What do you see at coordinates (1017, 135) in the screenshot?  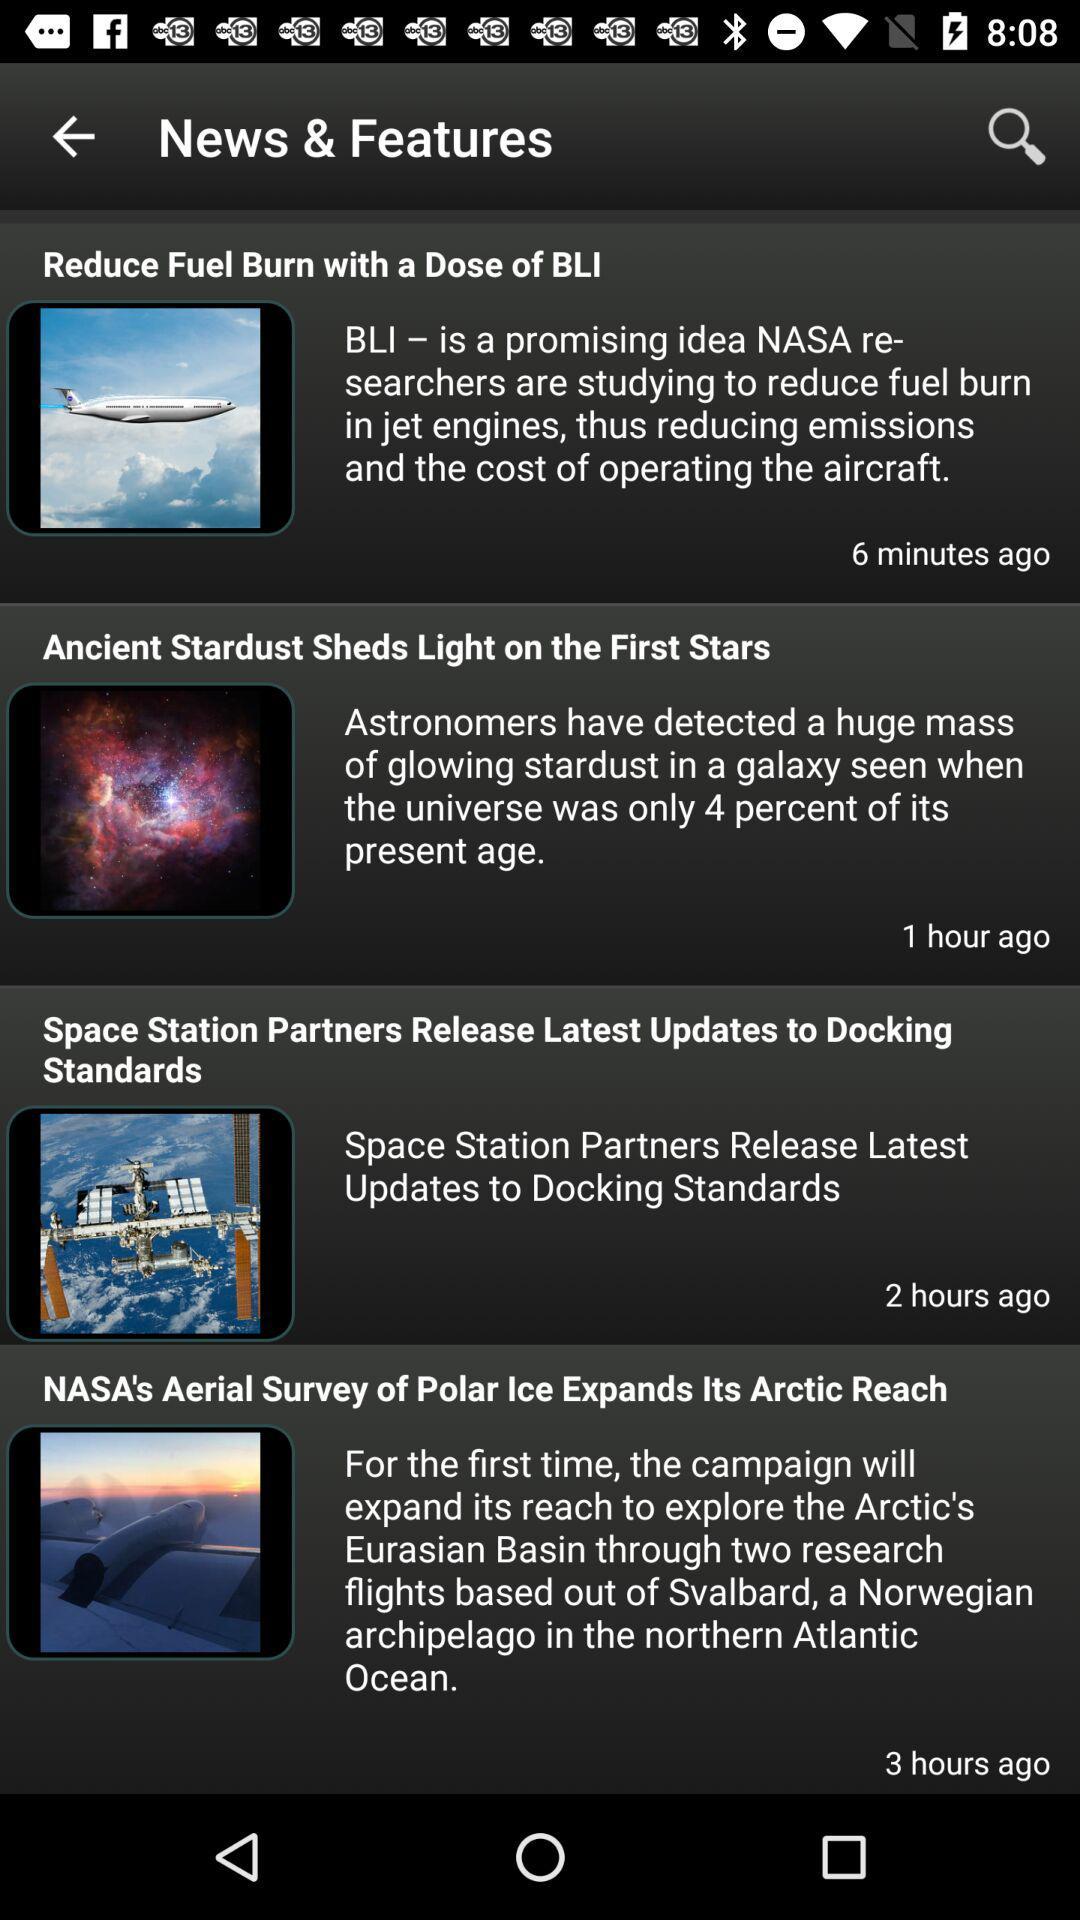 I see `item to the right of news & features icon` at bounding box center [1017, 135].